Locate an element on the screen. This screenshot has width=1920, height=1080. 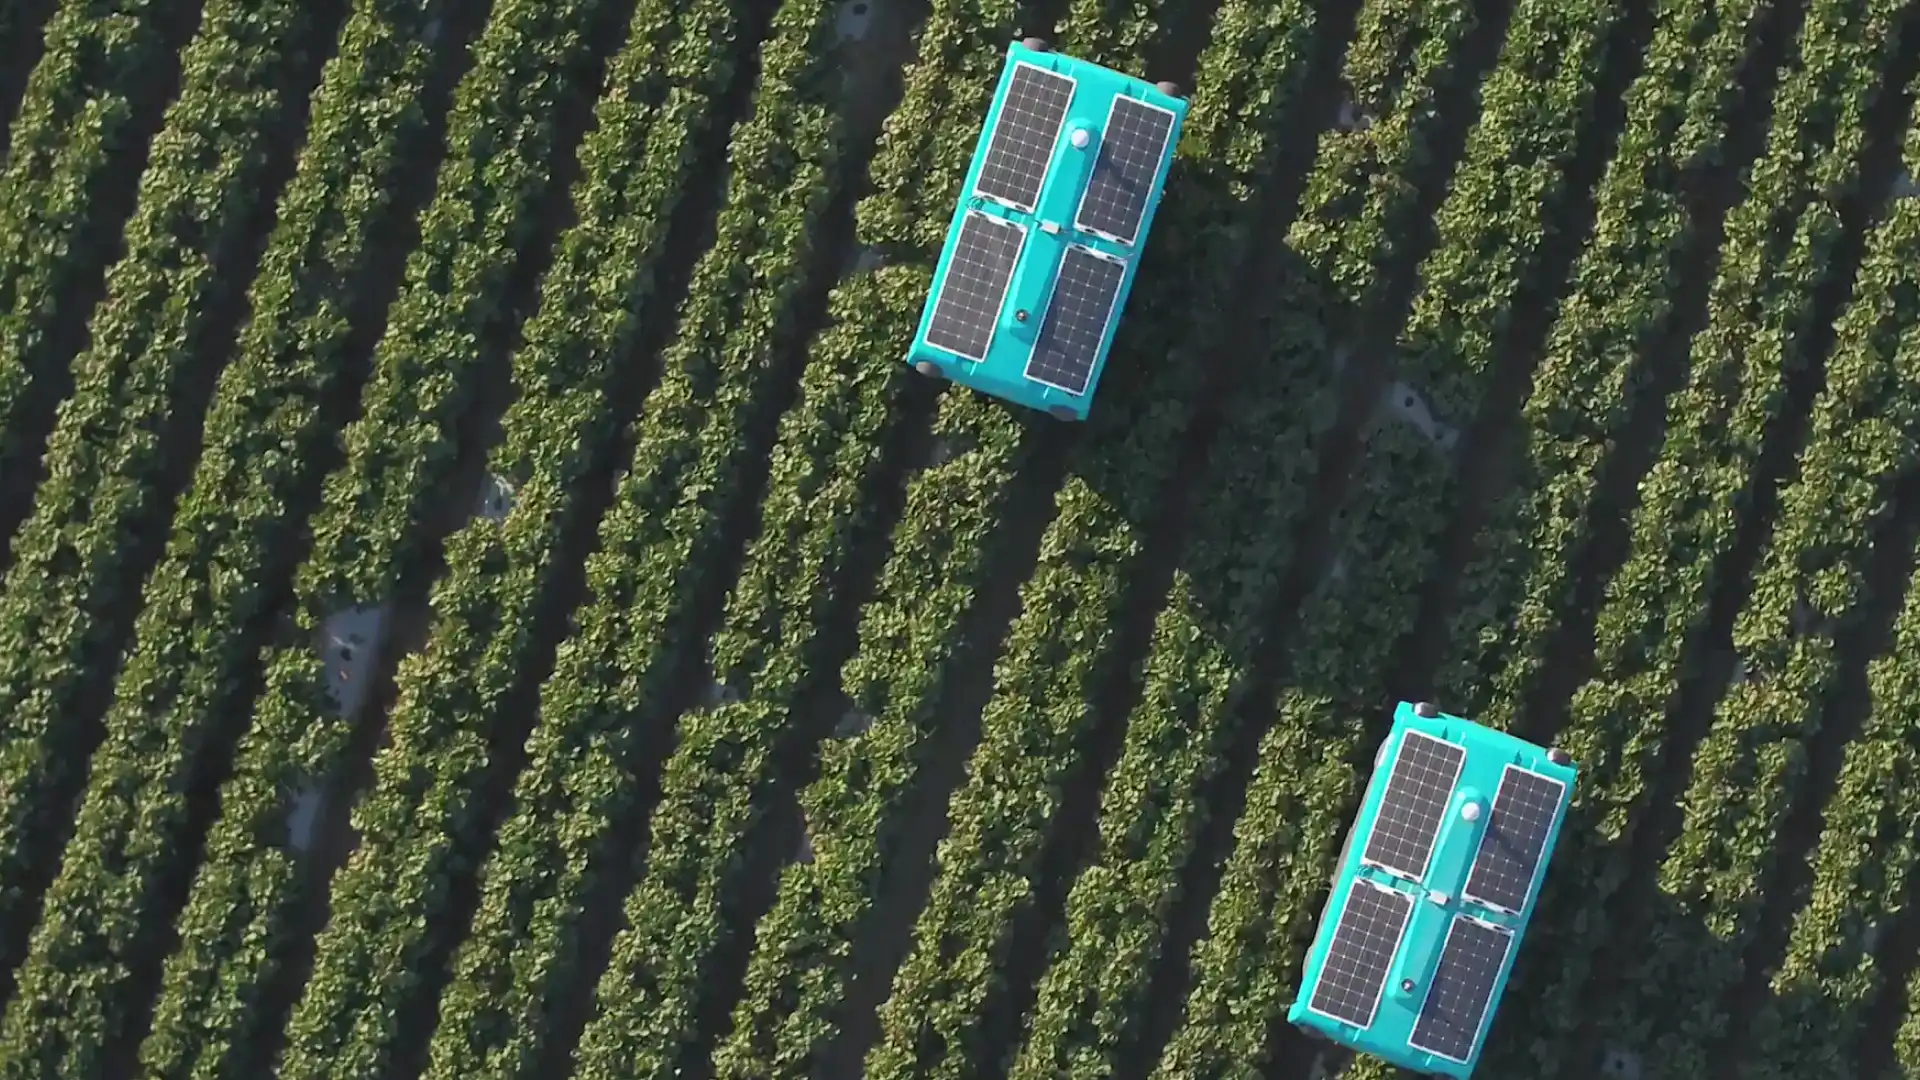
Dandelion graduates Dandelion, a project using geothermal energy to sustainably and affordably heat and cool homes, graduates from X as an independent company outside Alphabet and begins offering services in the northeastern United States. is located at coordinates (1013, 748).